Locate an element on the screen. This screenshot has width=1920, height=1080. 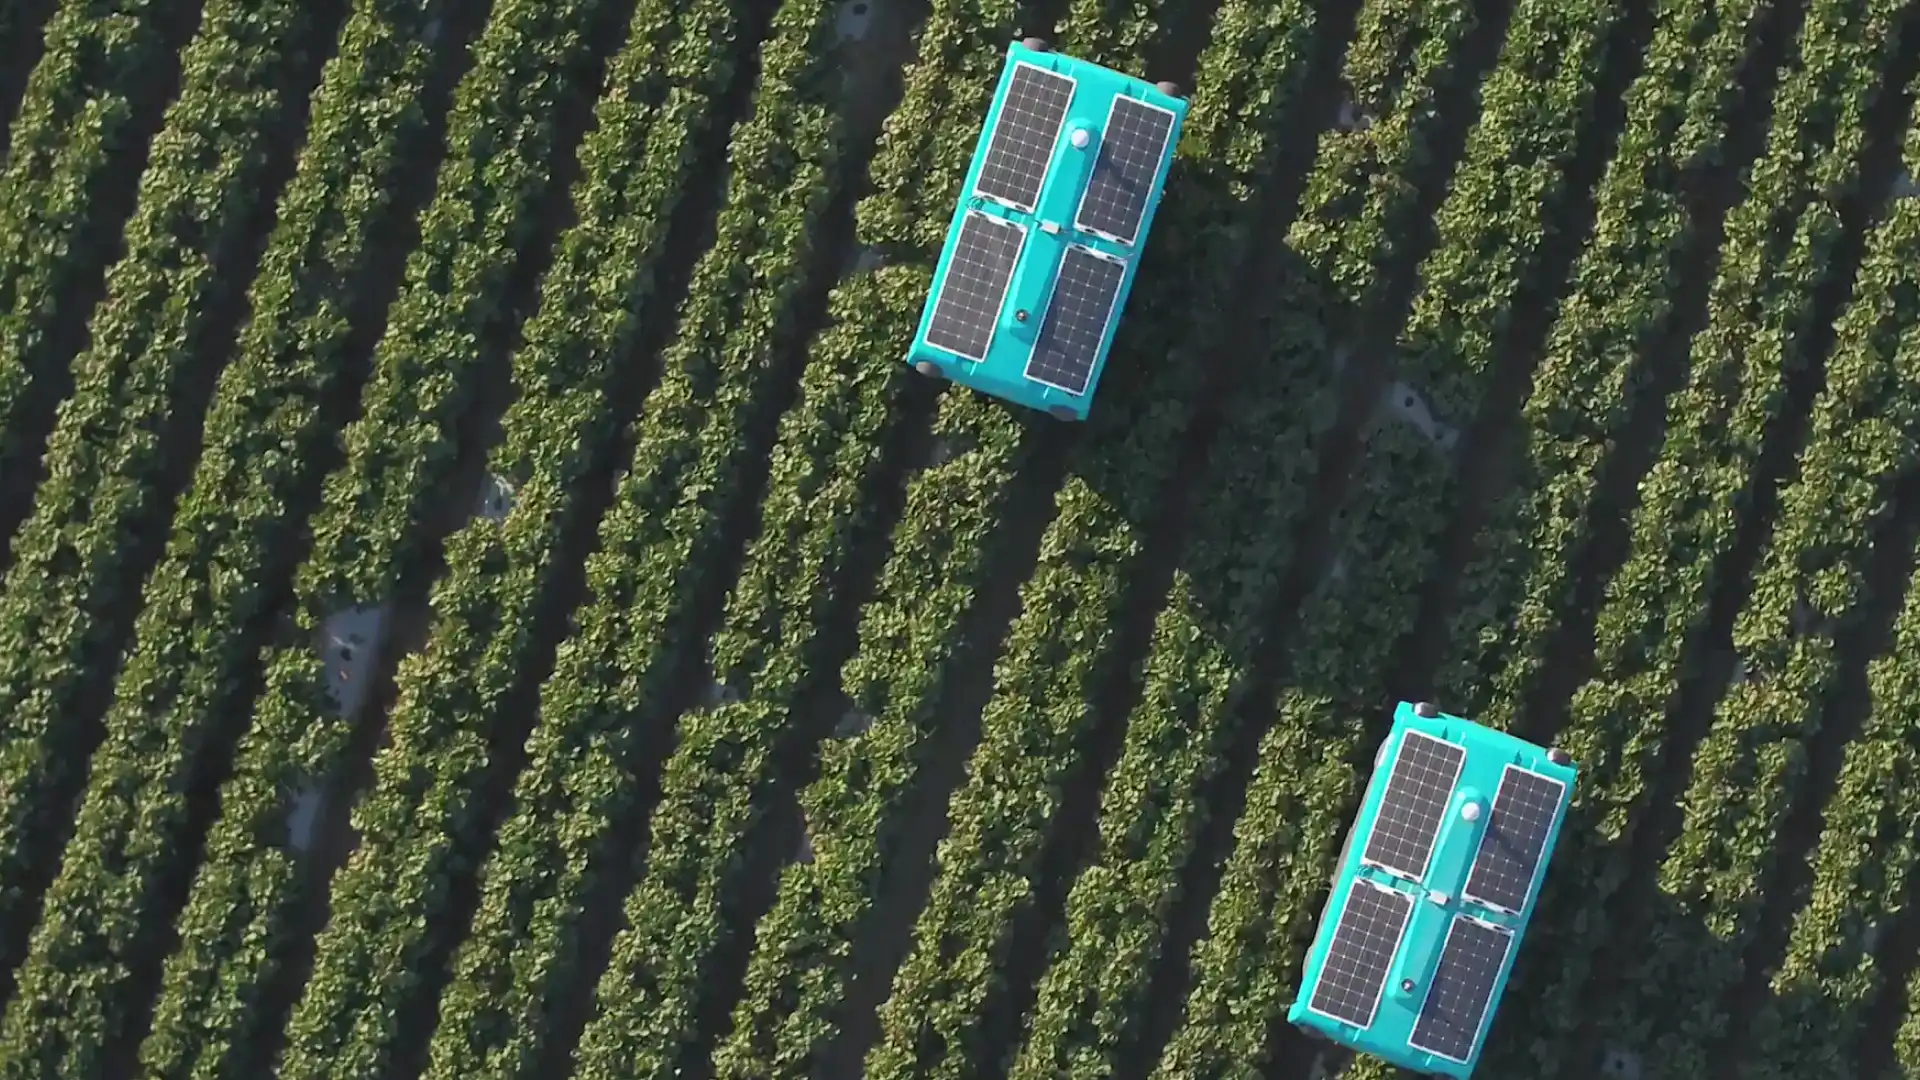
Dandelion graduates Dandelion, a project using geothermal energy to sustainably and affordably heat and cool homes, graduates from X as an independent company outside Alphabet and begins offering services in the northeastern United States. is located at coordinates (1013, 748).